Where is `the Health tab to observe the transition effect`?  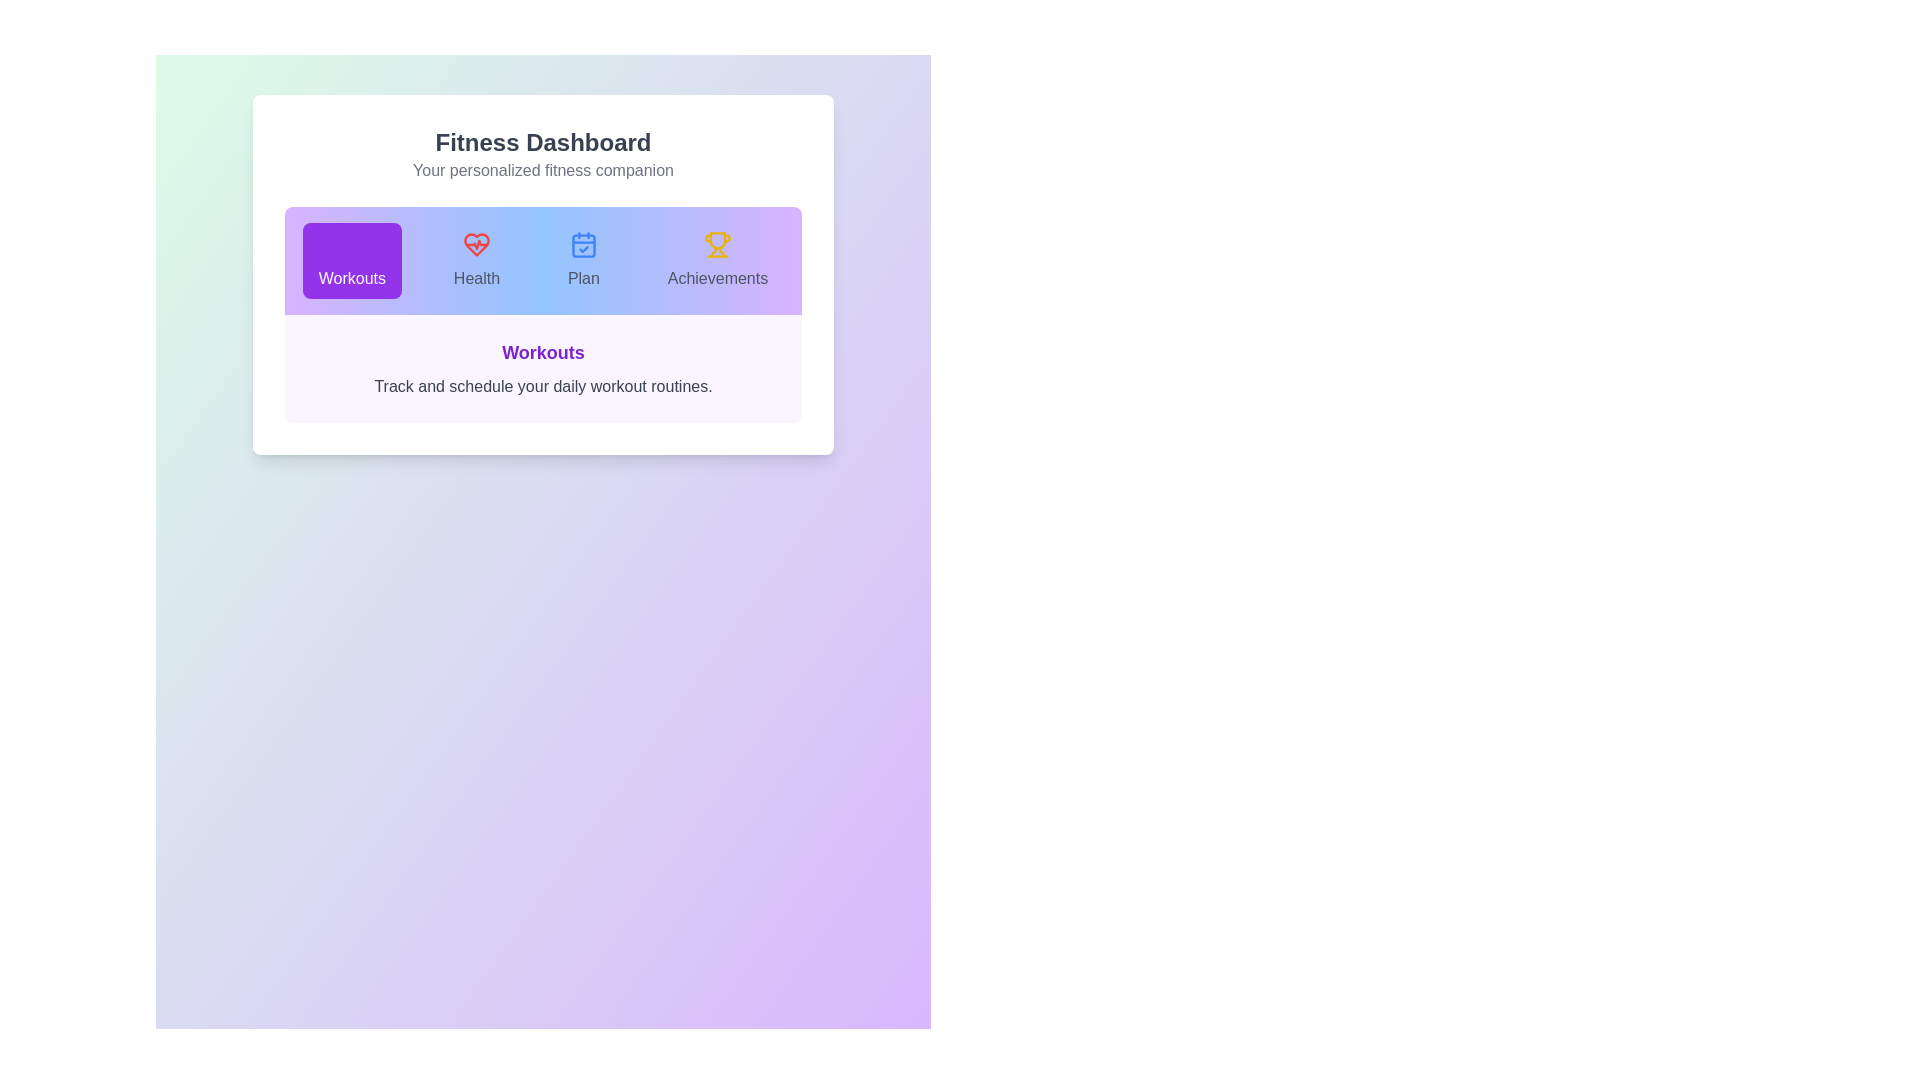 the Health tab to observe the transition effect is located at coordinates (474, 260).